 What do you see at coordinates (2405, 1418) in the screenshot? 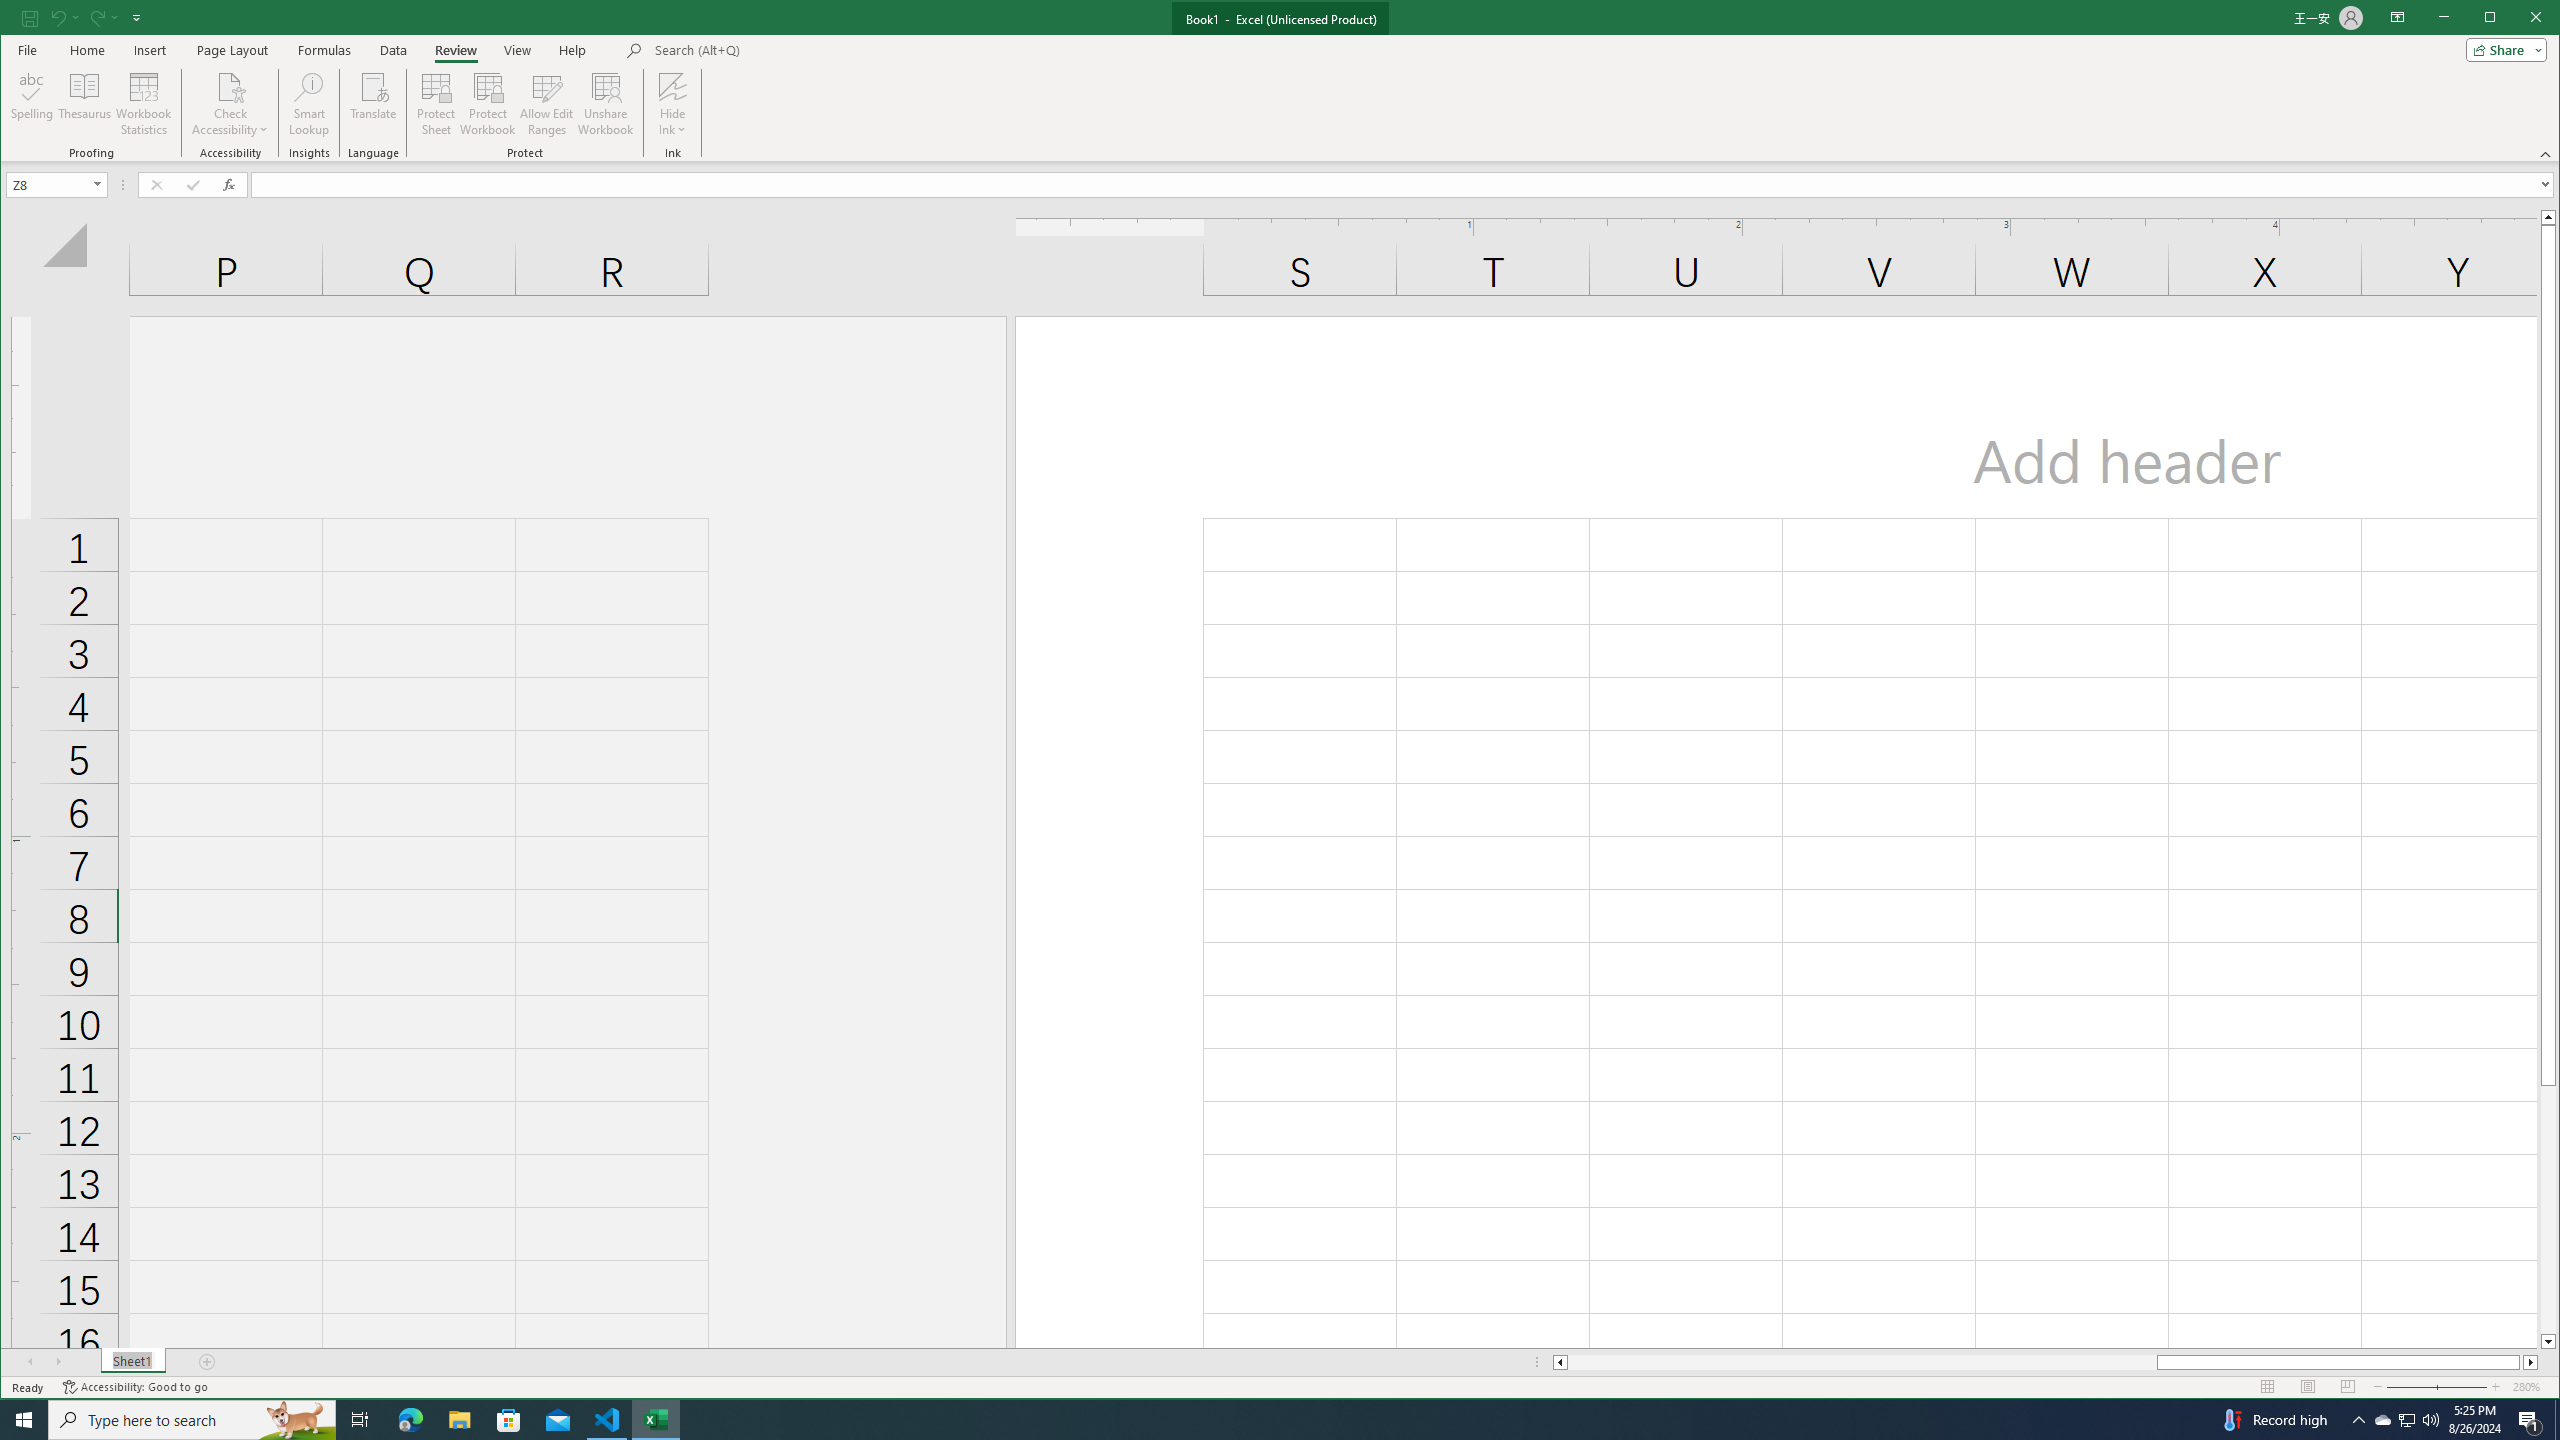
I see `'User Promoted Notification Area'` at bounding box center [2405, 1418].